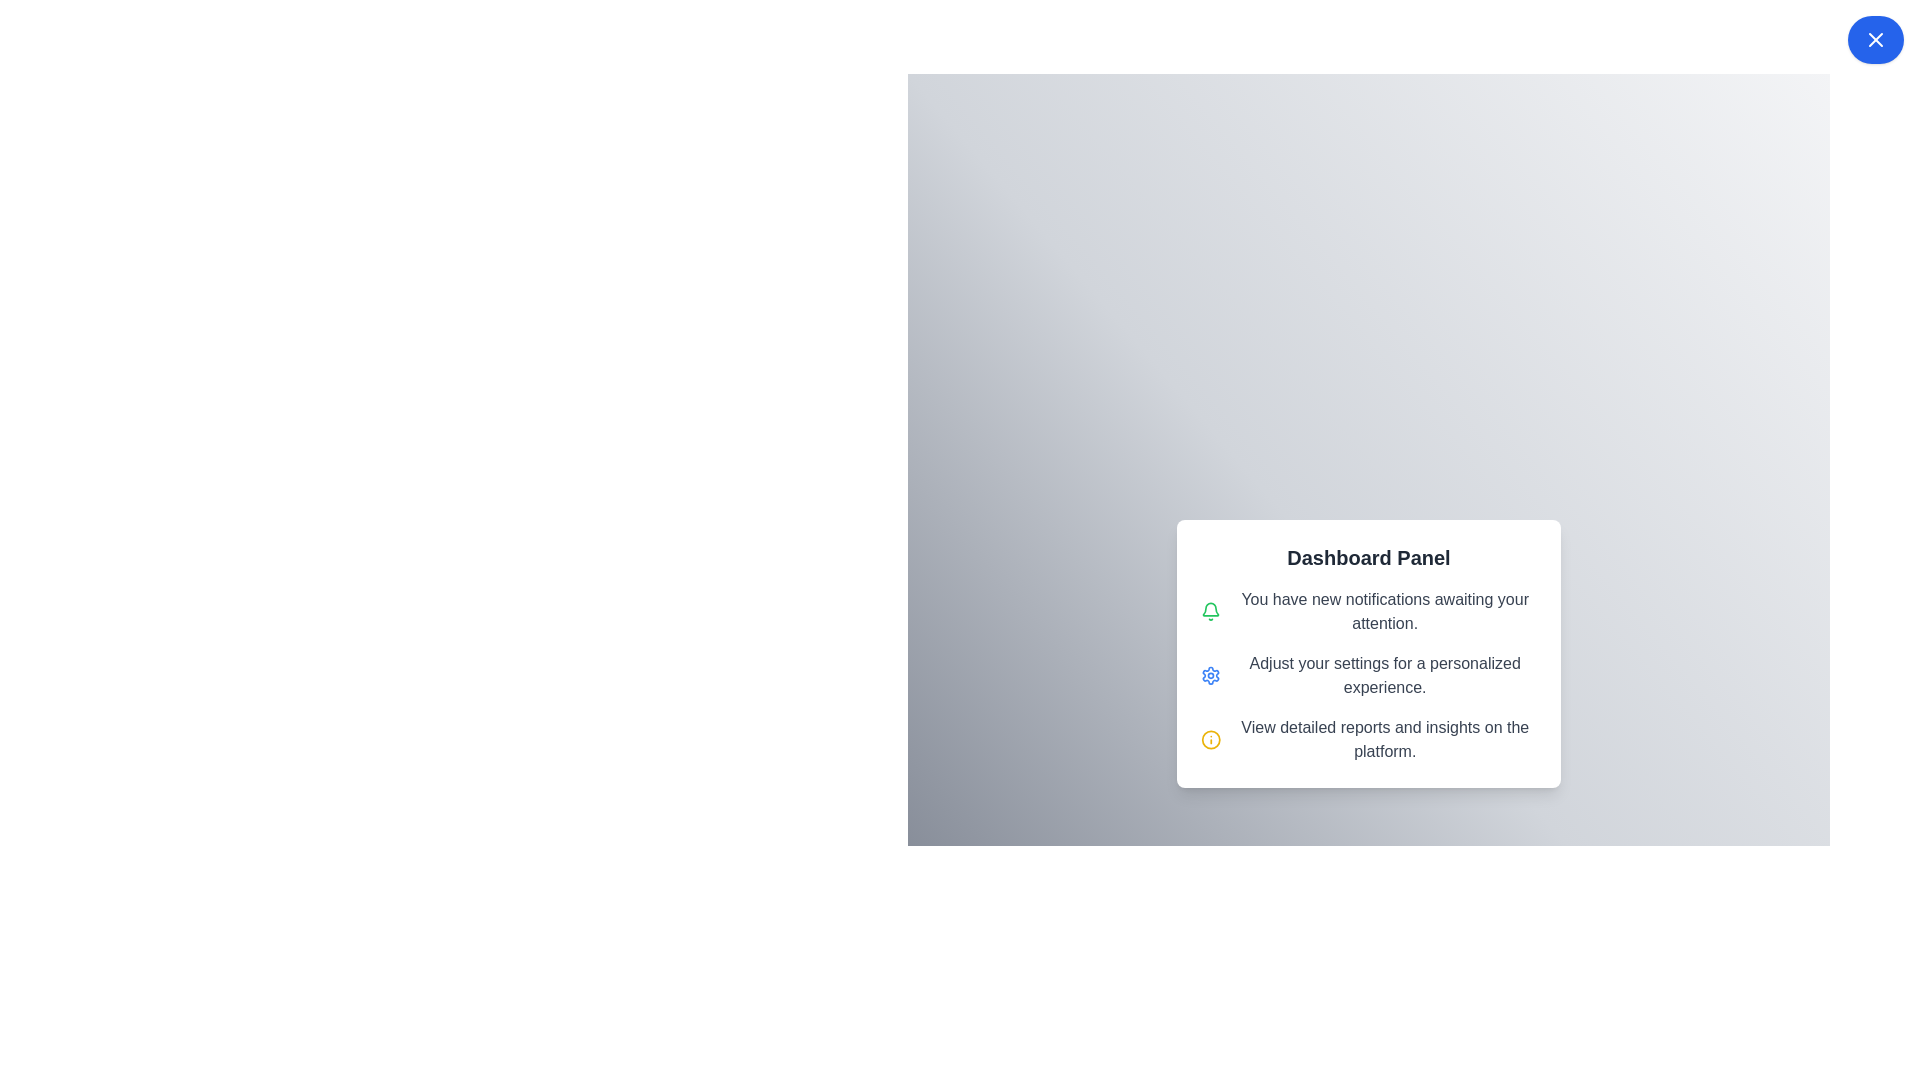 This screenshot has width=1920, height=1080. What do you see at coordinates (1384, 675) in the screenshot?
I see `the static text block that reads 'Adjust your settings for a personalized experience.' This text is styled in medium weight, gray color, and sans-serif font, located in a pop-up card beneath notification text and above report description, and aligned with a cogwheel icon` at bounding box center [1384, 675].